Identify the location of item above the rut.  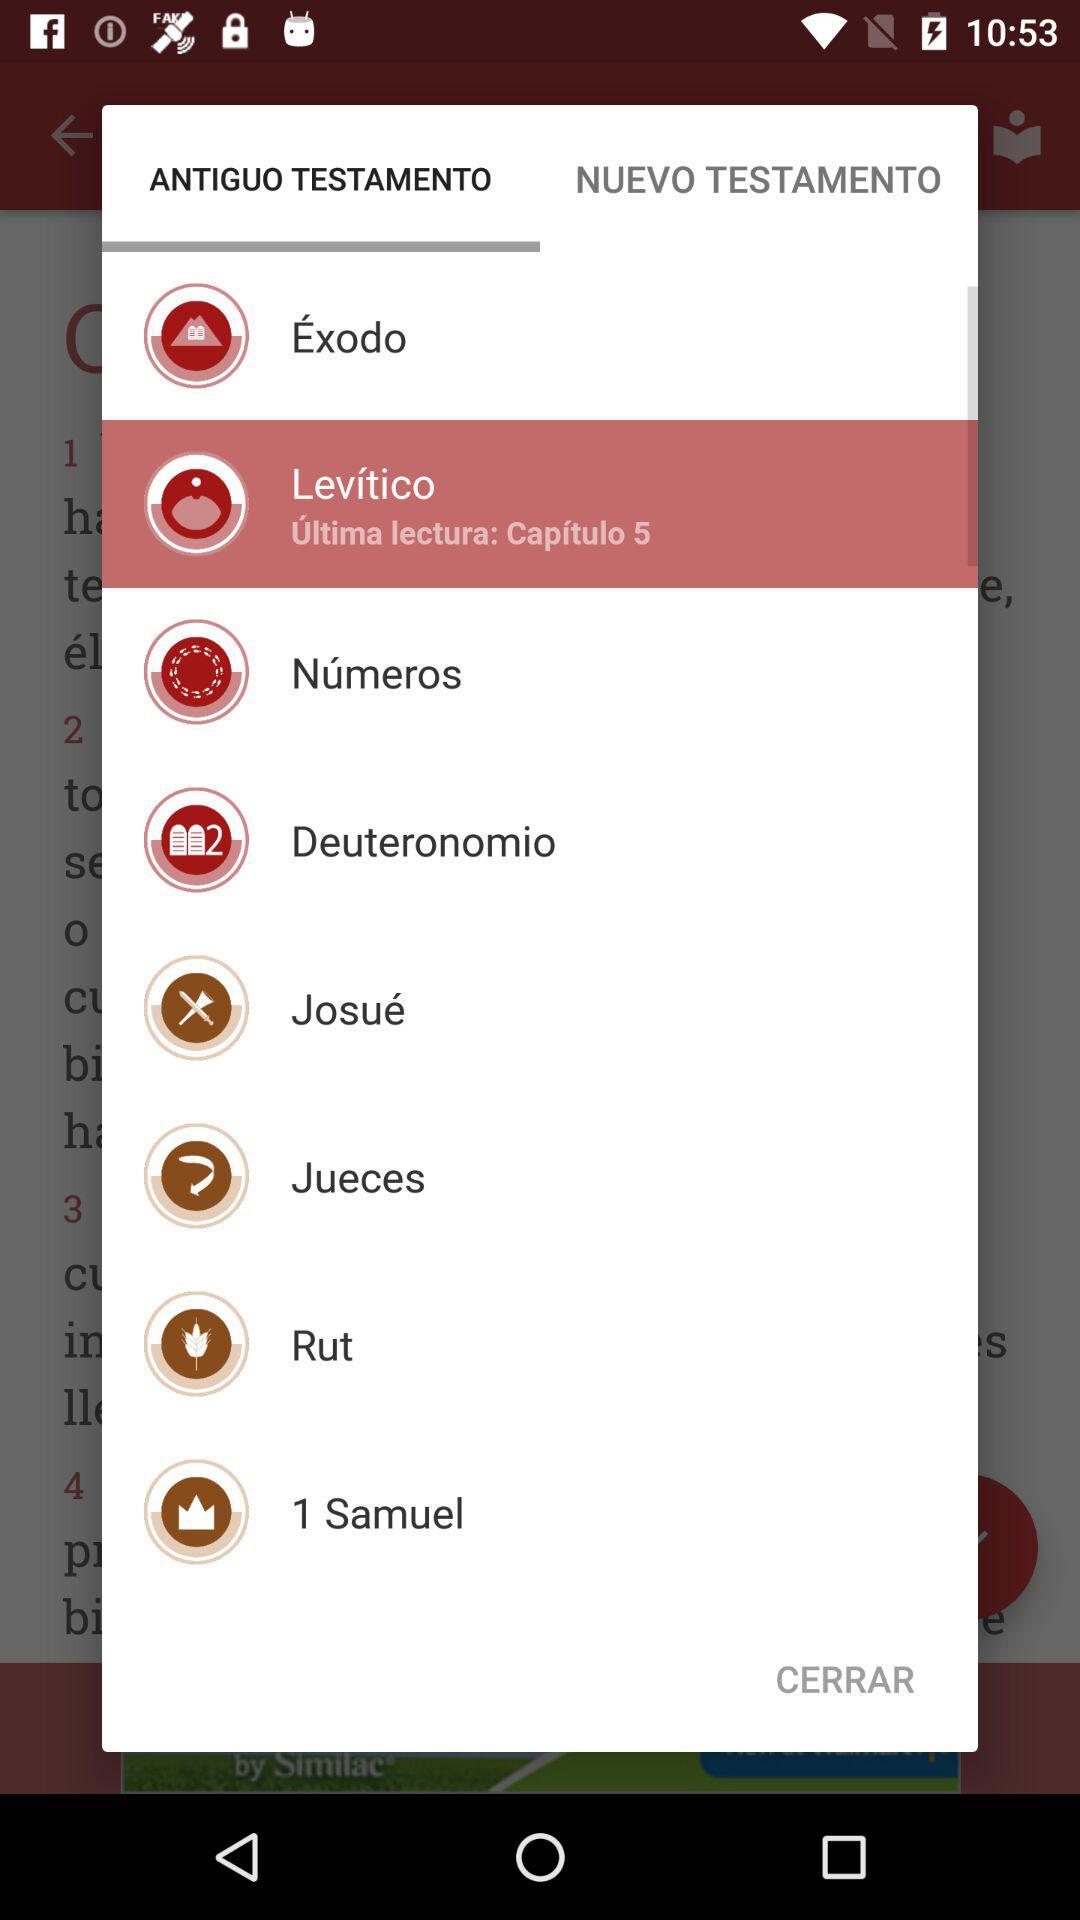
(357, 1176).